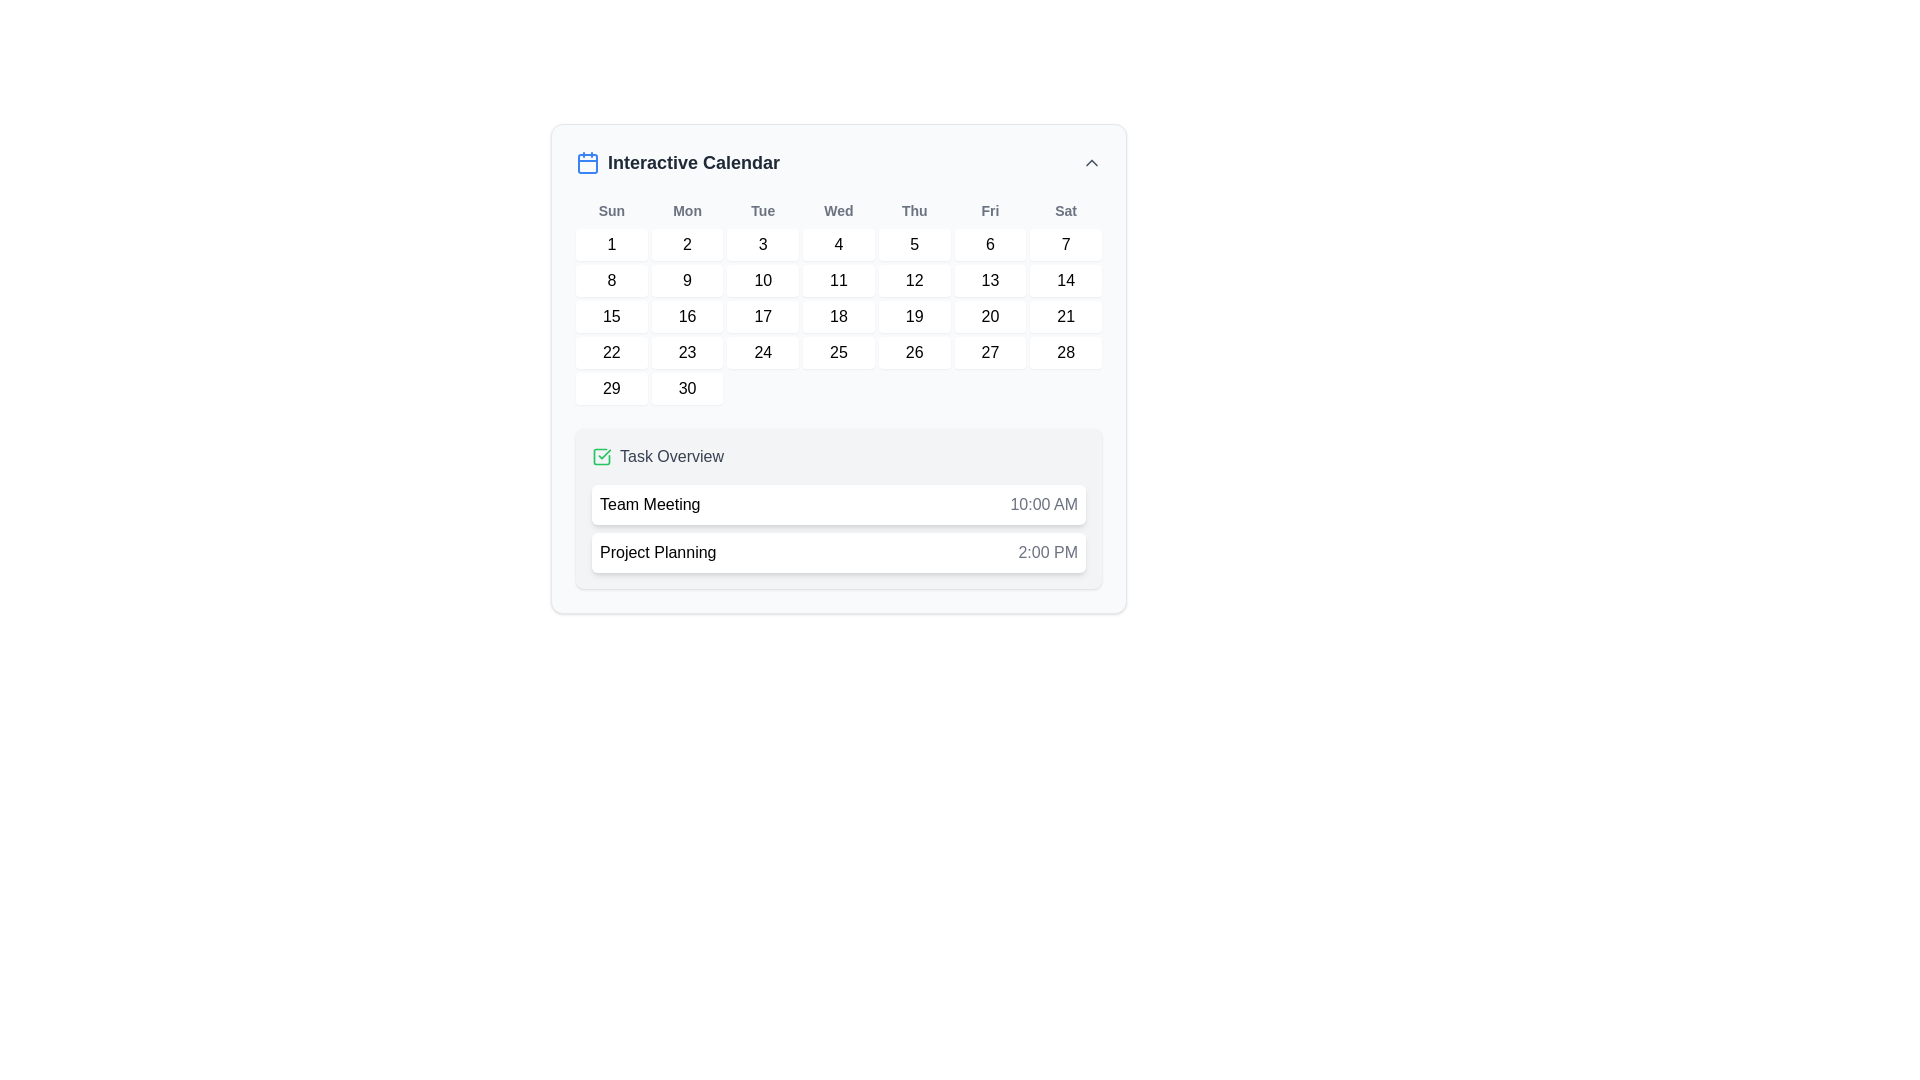  What do you see at coordinates (839, 504) in the screenshot?
I see `the 'Team Meeting' event item in the task list` at bounding box center [839, 504].